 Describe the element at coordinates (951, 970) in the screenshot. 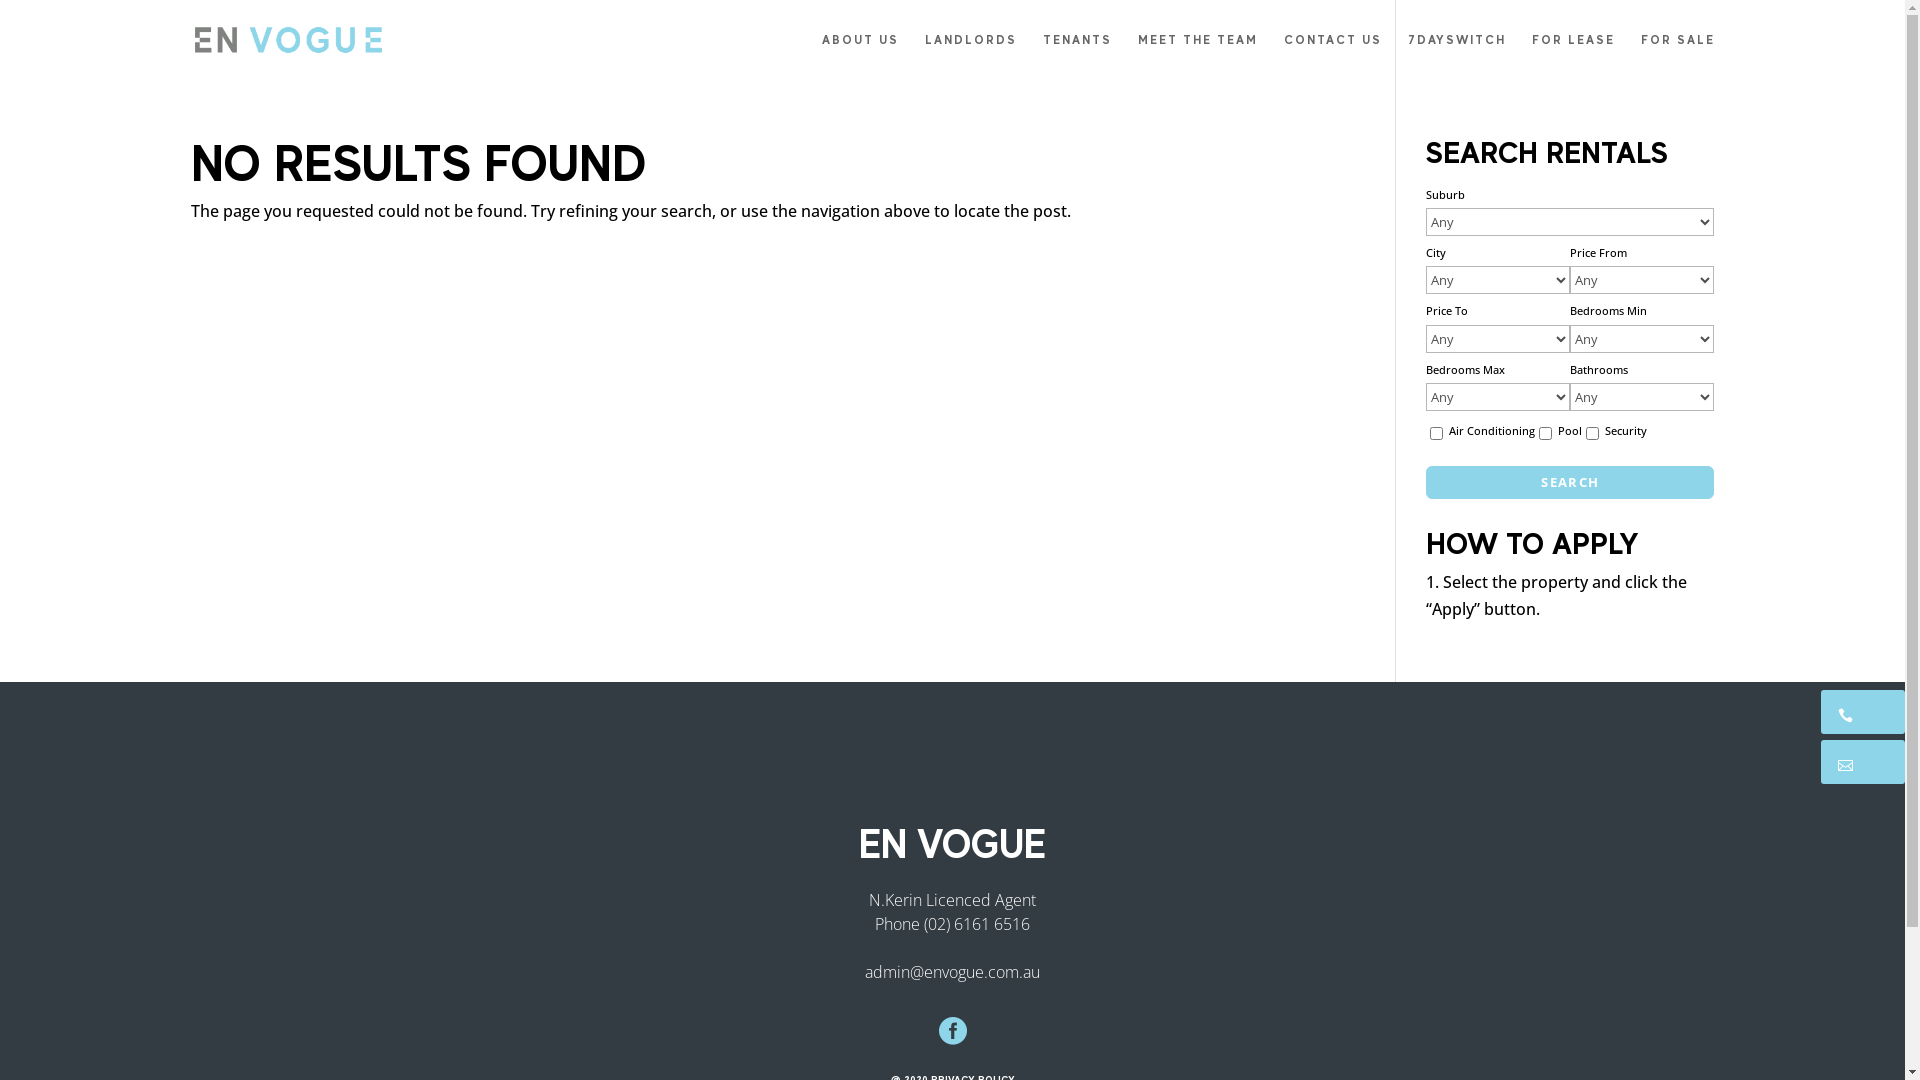

I see `'admin@envogue.com.au'` at that location.